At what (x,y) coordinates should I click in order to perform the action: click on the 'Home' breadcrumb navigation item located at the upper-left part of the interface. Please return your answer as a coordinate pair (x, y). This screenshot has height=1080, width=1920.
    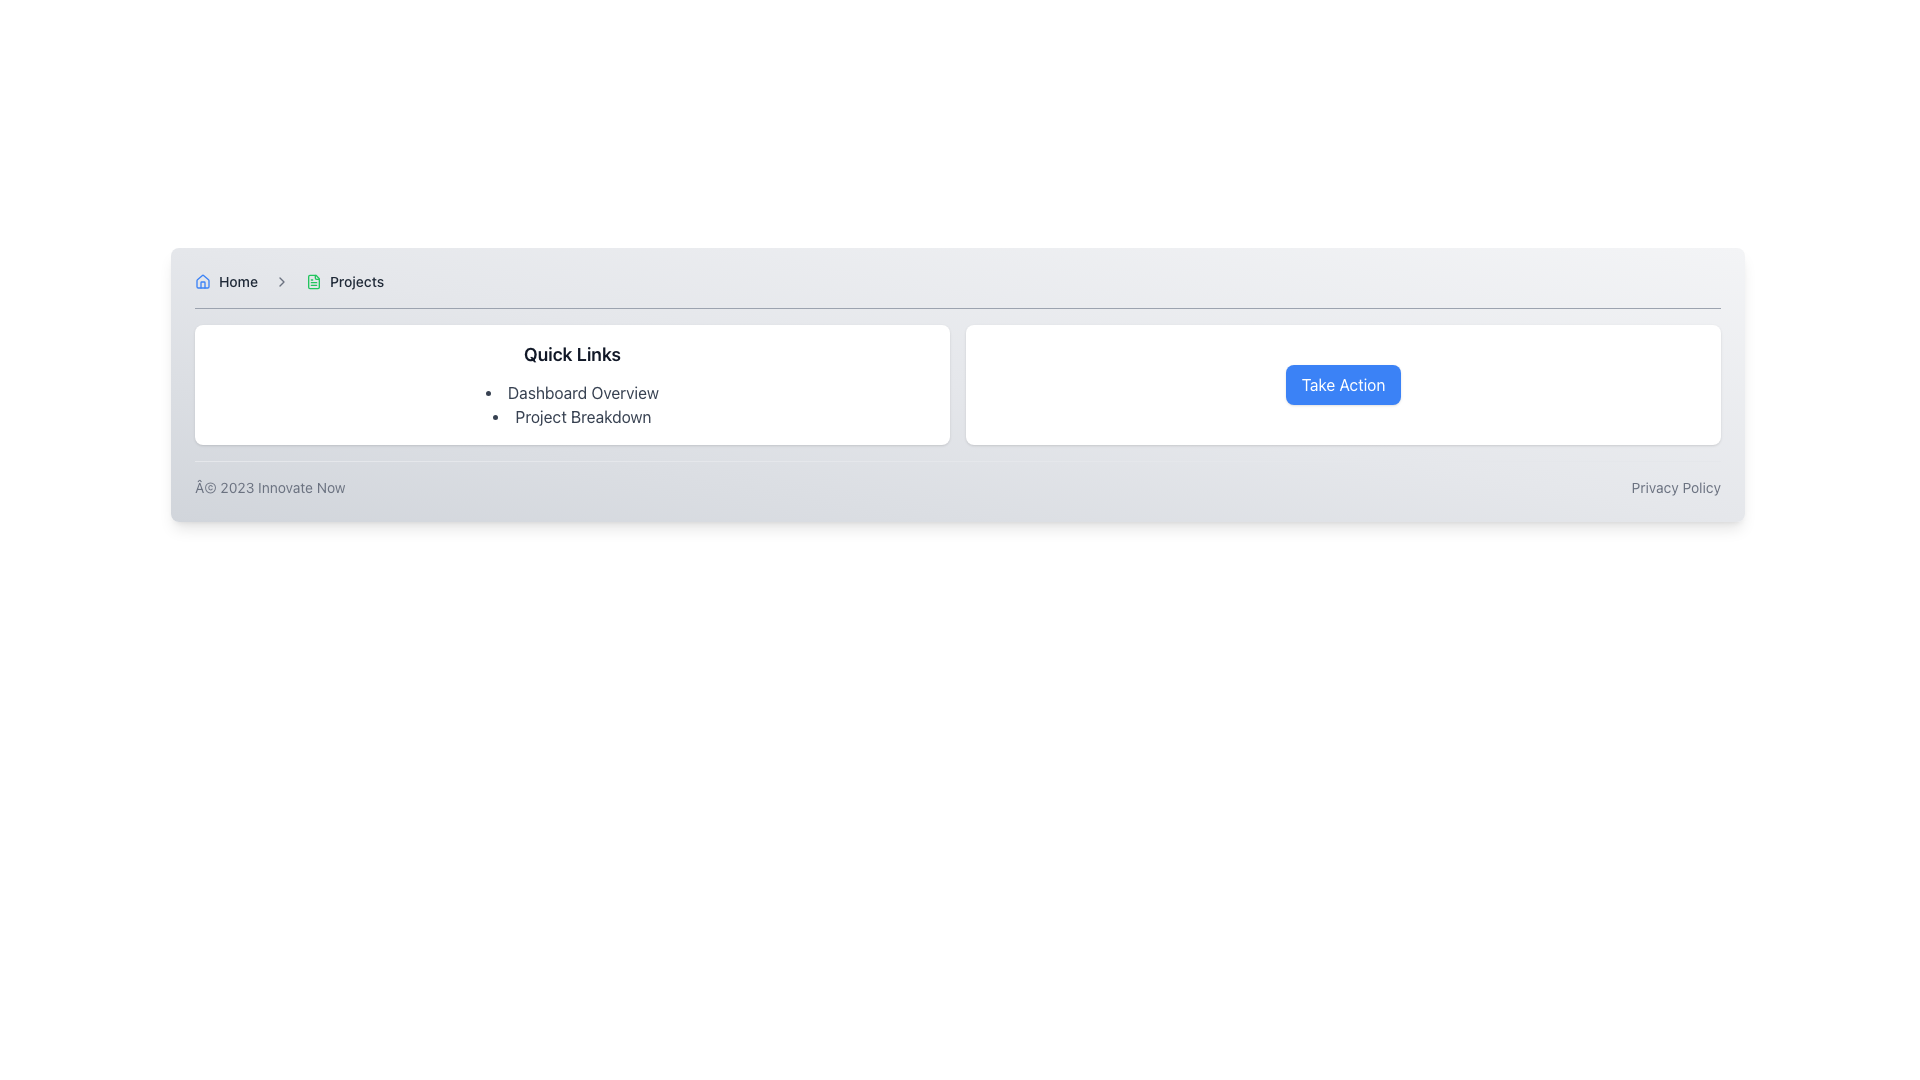
    Looking at the image, I should click on (226, 281).